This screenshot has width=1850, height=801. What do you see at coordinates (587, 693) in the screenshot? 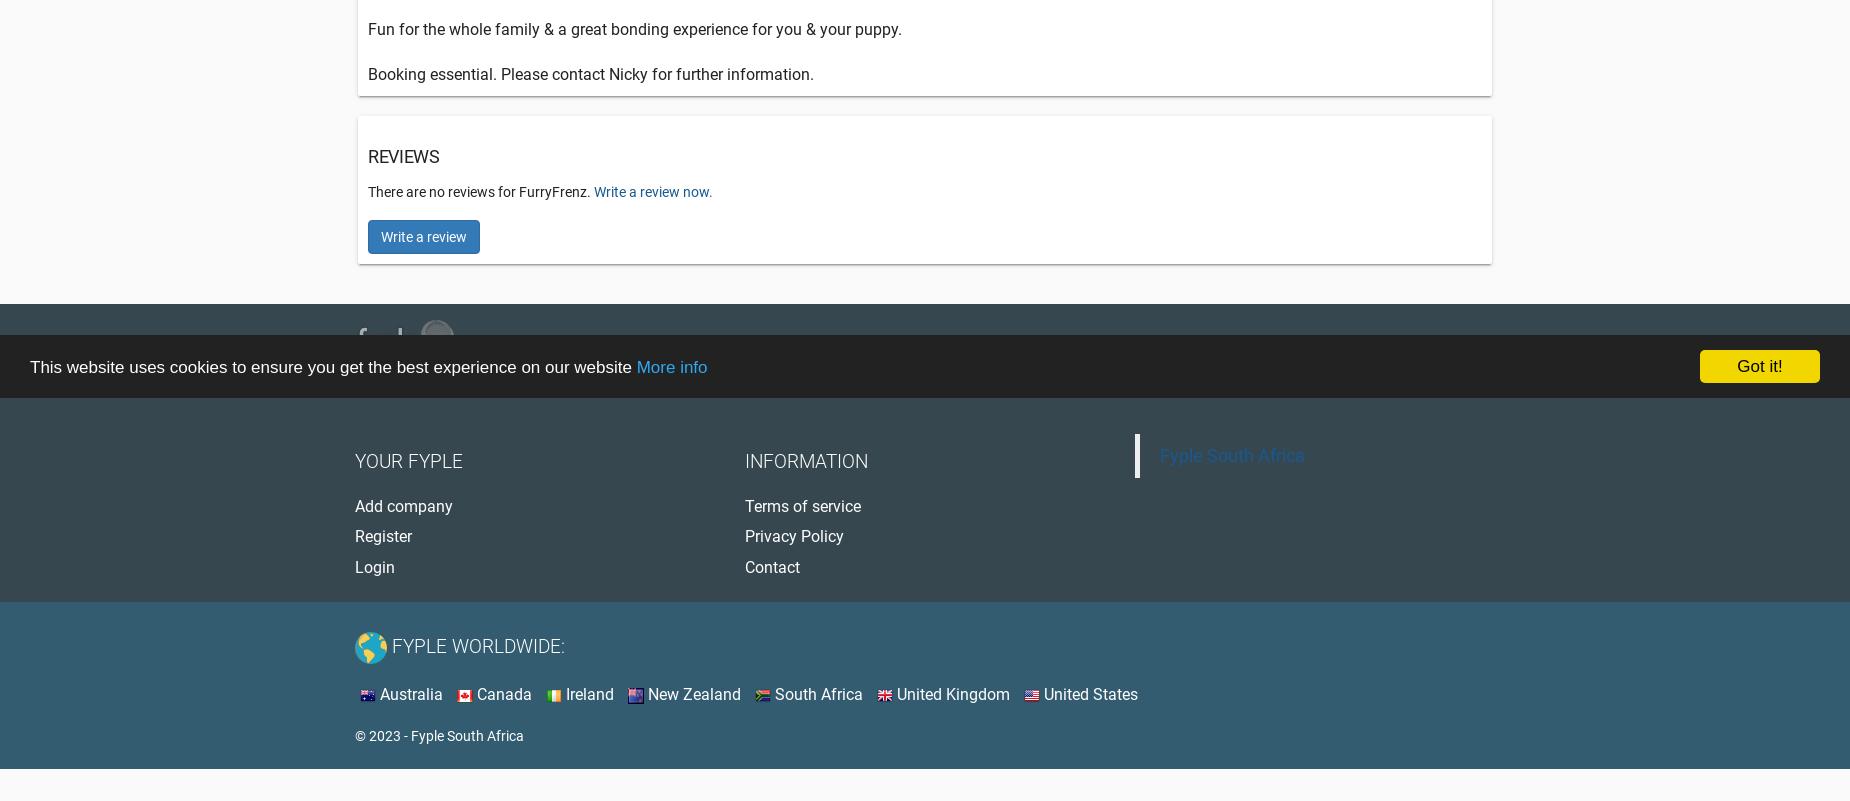
I see `'Ireland'` at bounding box center [587, 693].